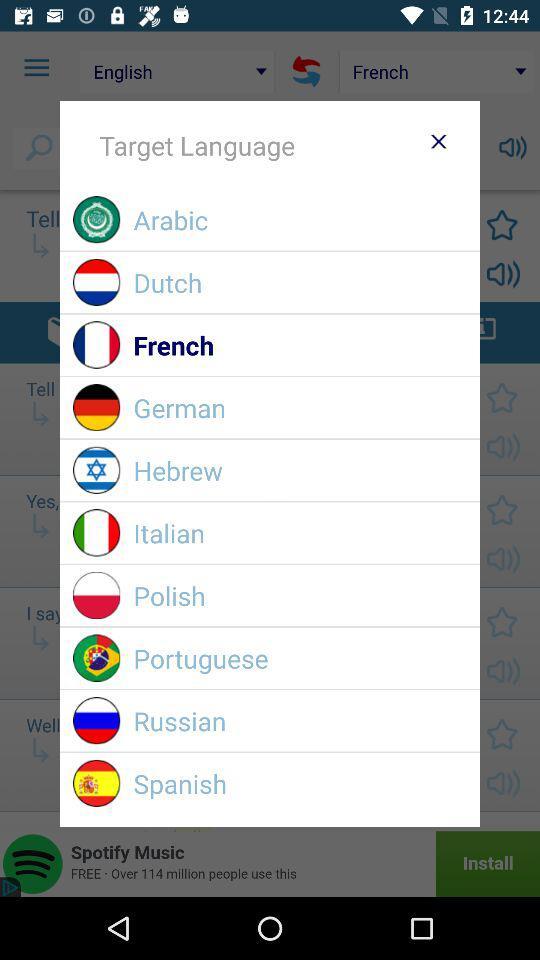 This screenshot has width=540, height=960. I want to click on item above arabic icon, so click(437, 140).